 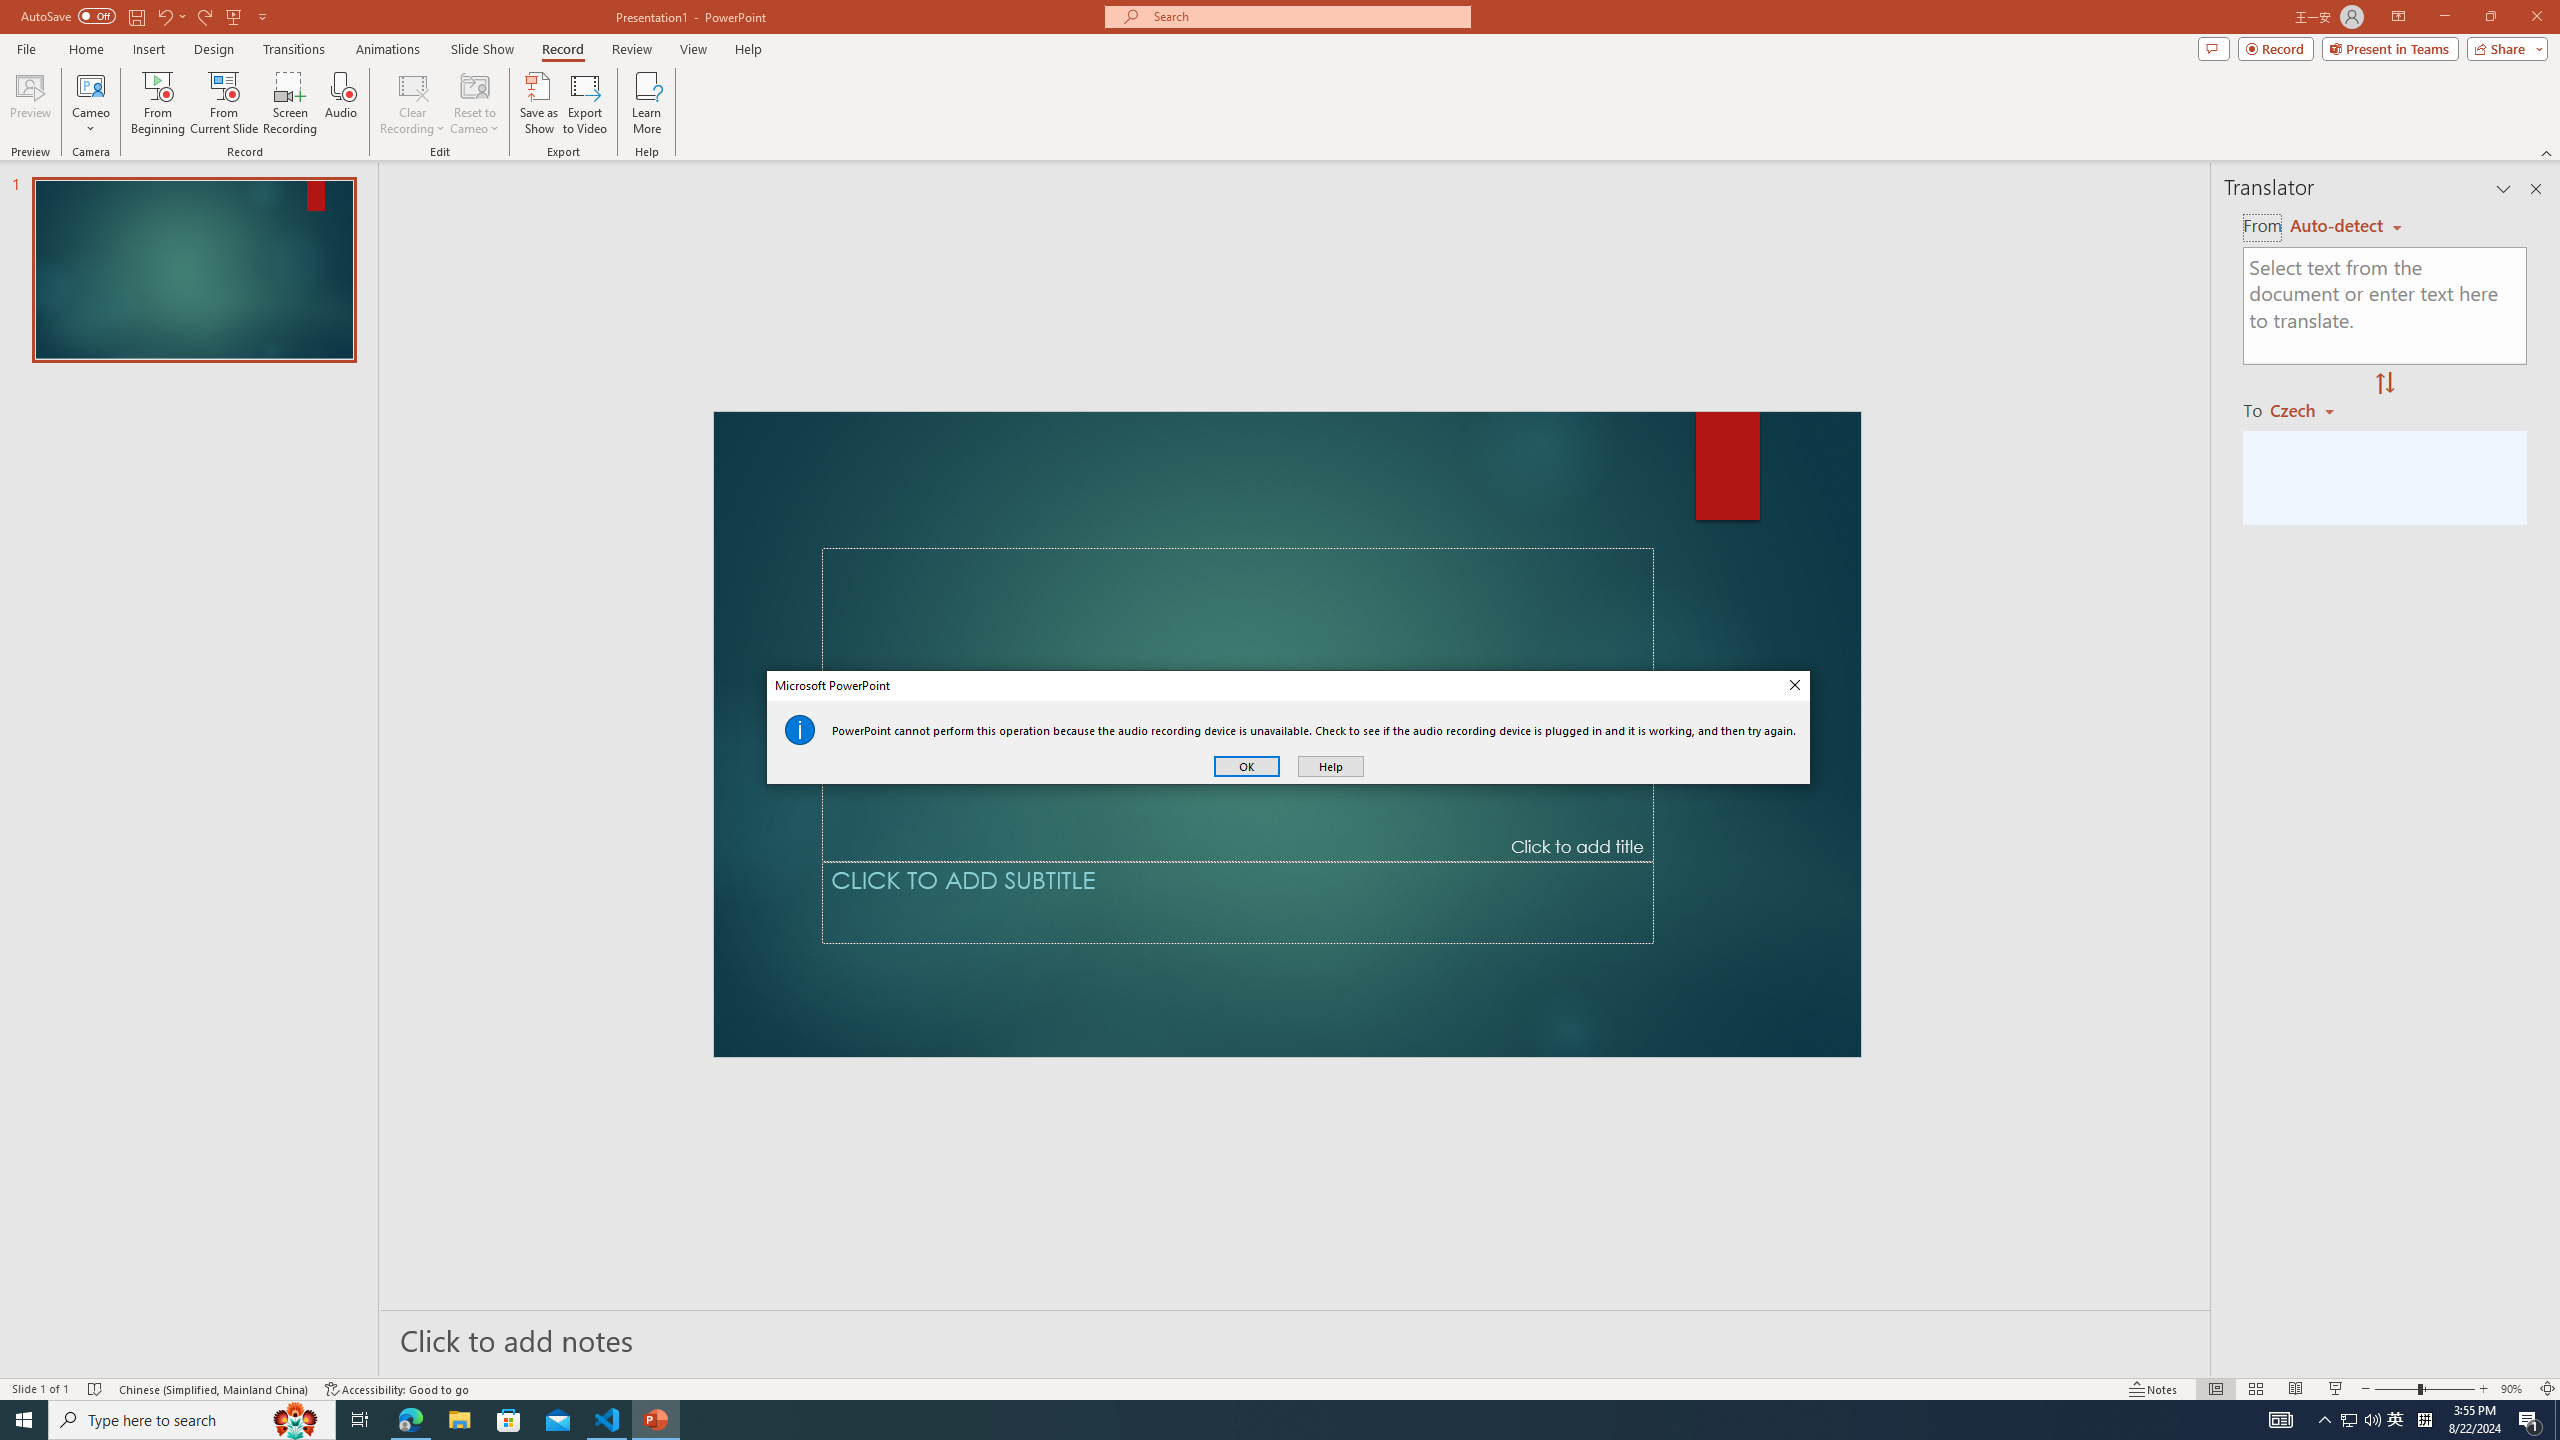 I want to click on 'Swap "from" and "to" languages.', so click(x=2384, y=383).